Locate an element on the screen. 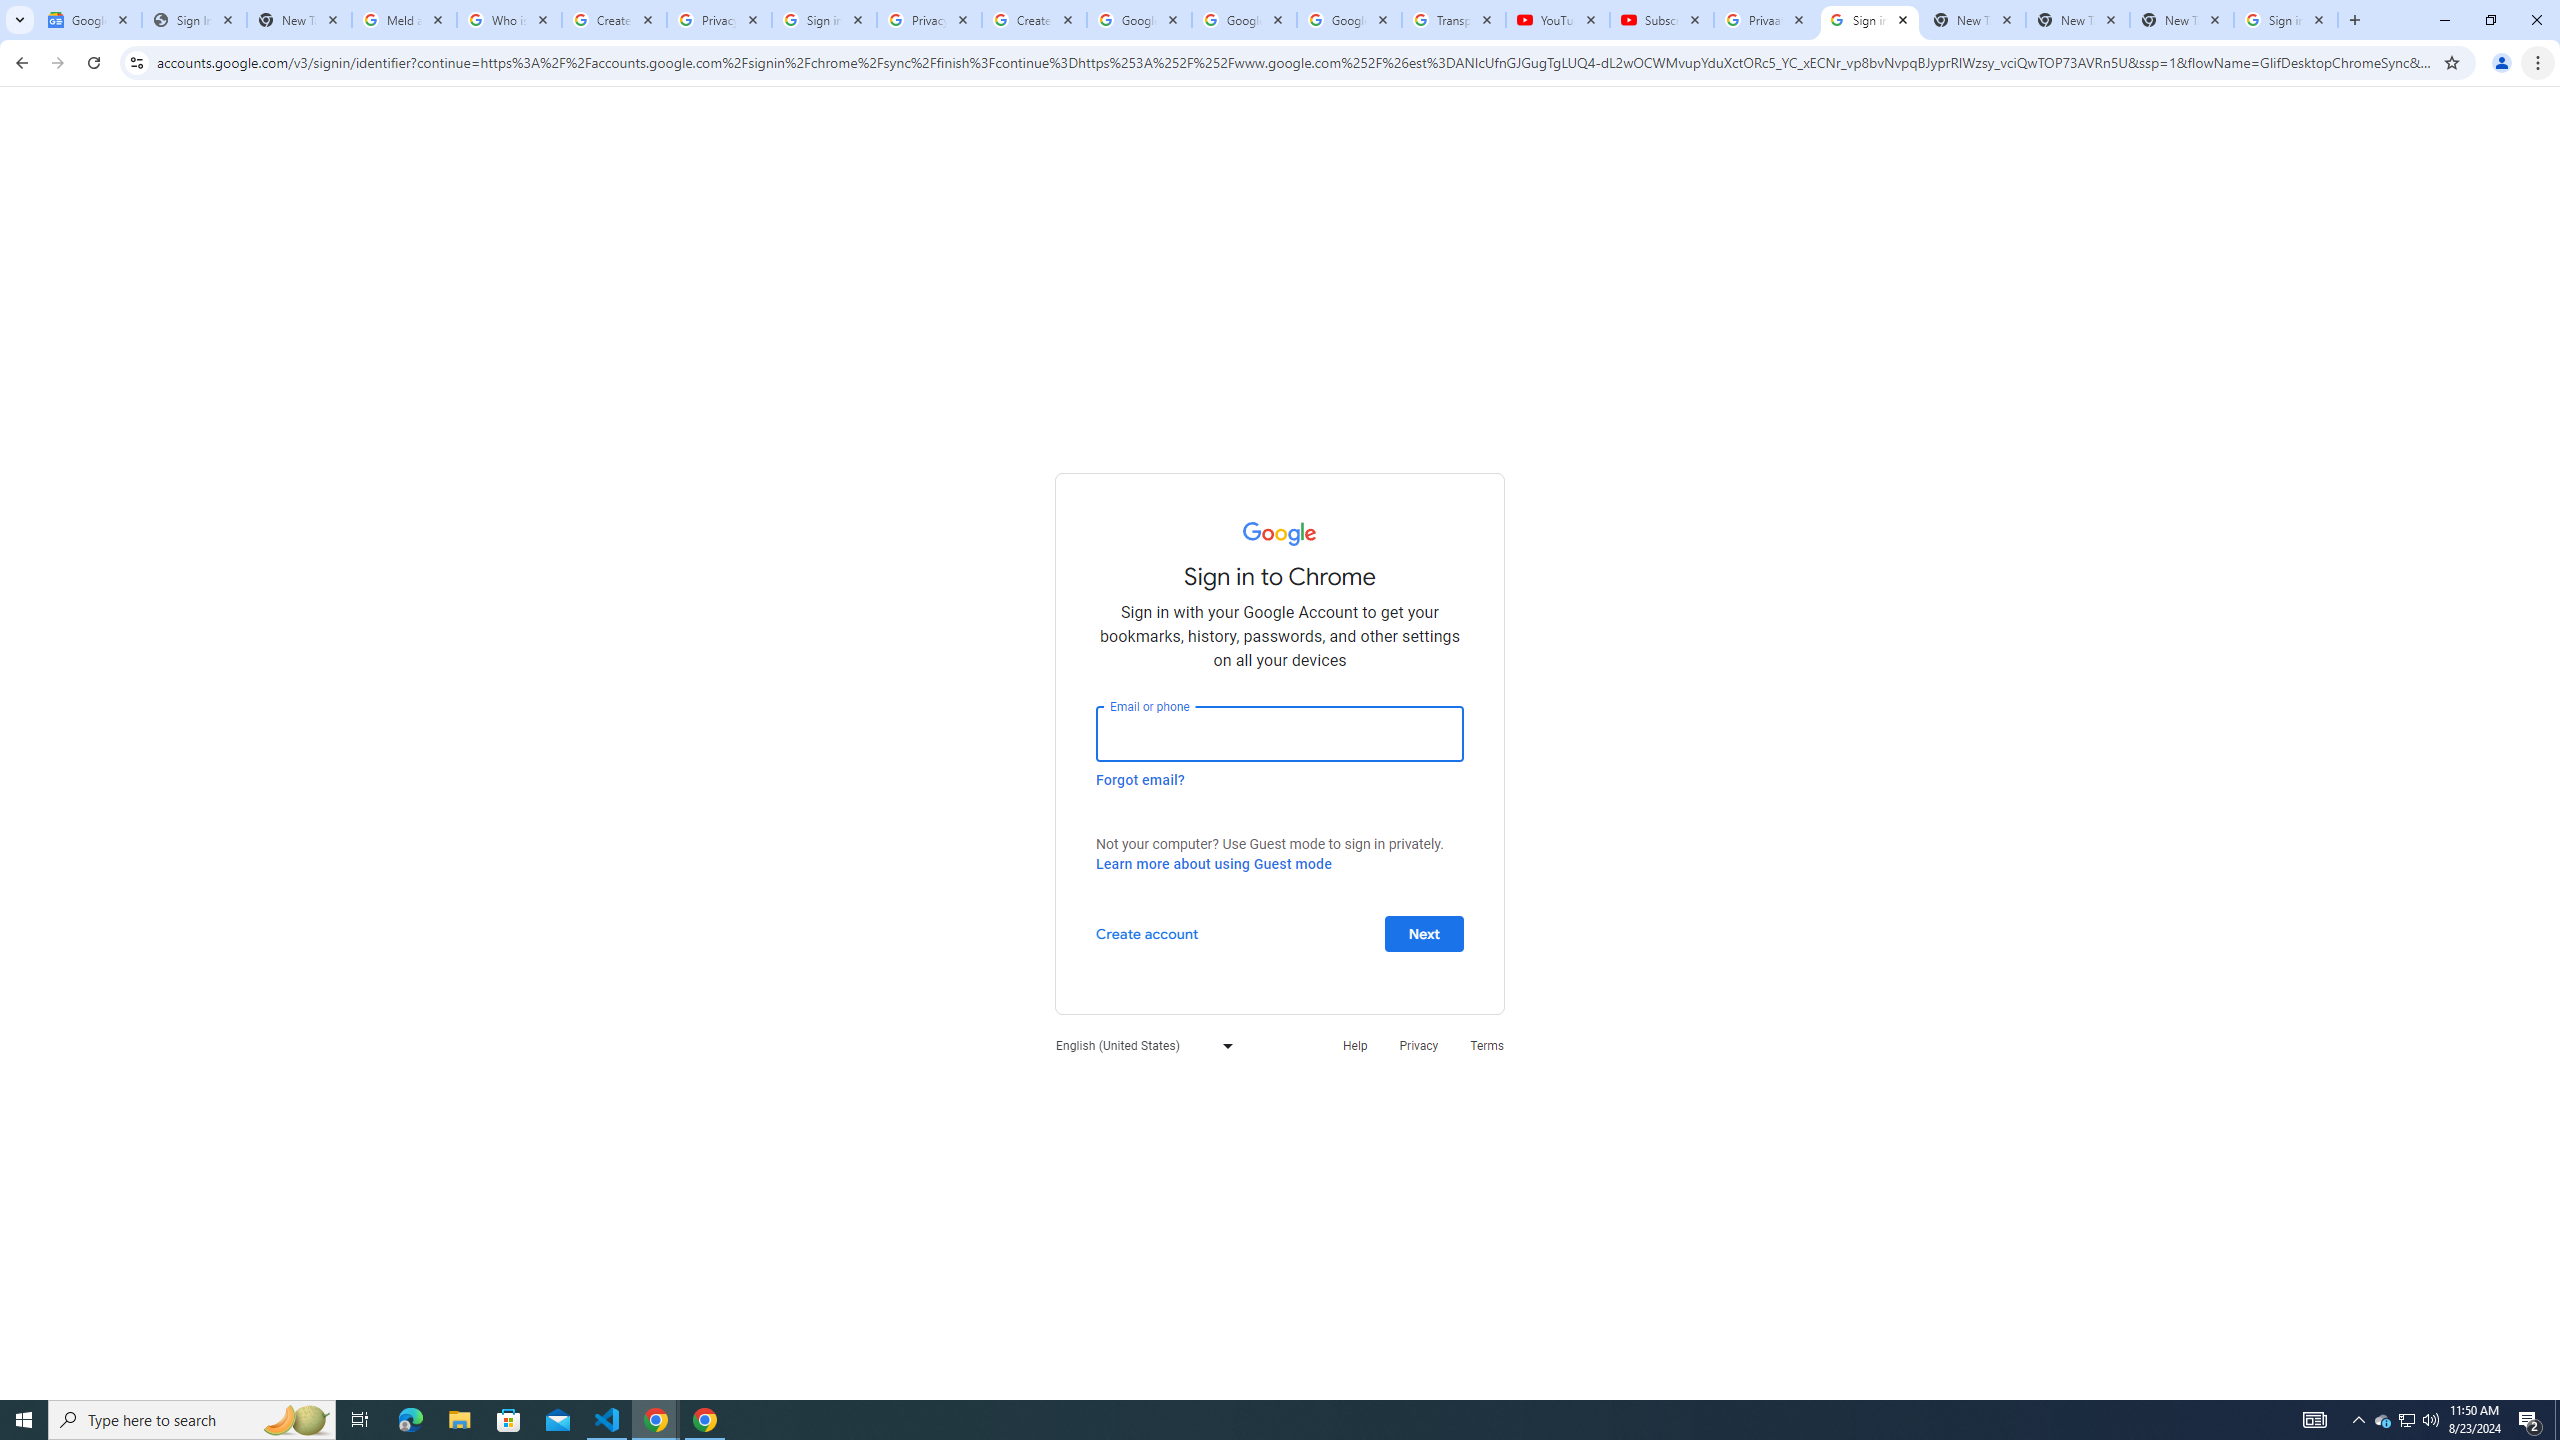 Image resolution: width=2560 pixels, height=1440 pixels. 'Subscriptions - YouTube' is located at coordinates (1660, 19).